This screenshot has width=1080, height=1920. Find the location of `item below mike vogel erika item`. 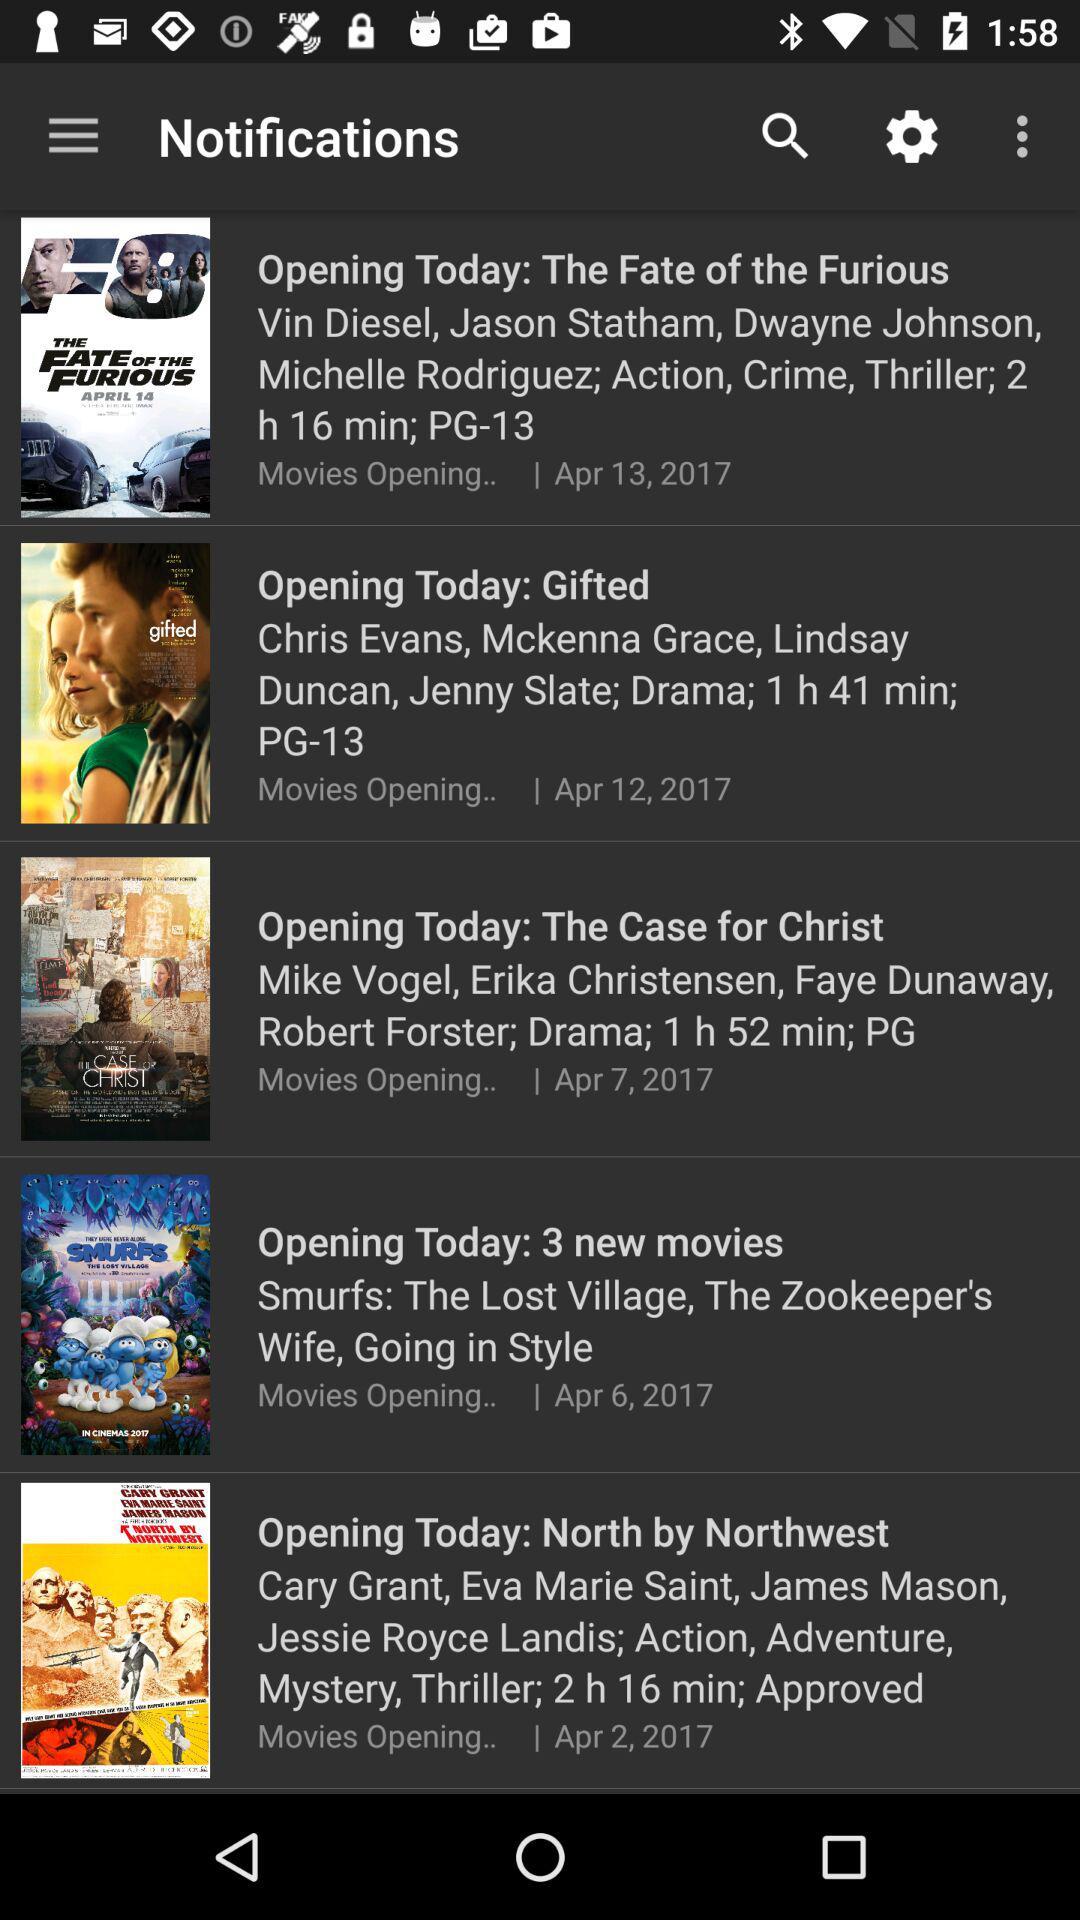

item below mike vogel erika item is located at coordinates (535, 1077).